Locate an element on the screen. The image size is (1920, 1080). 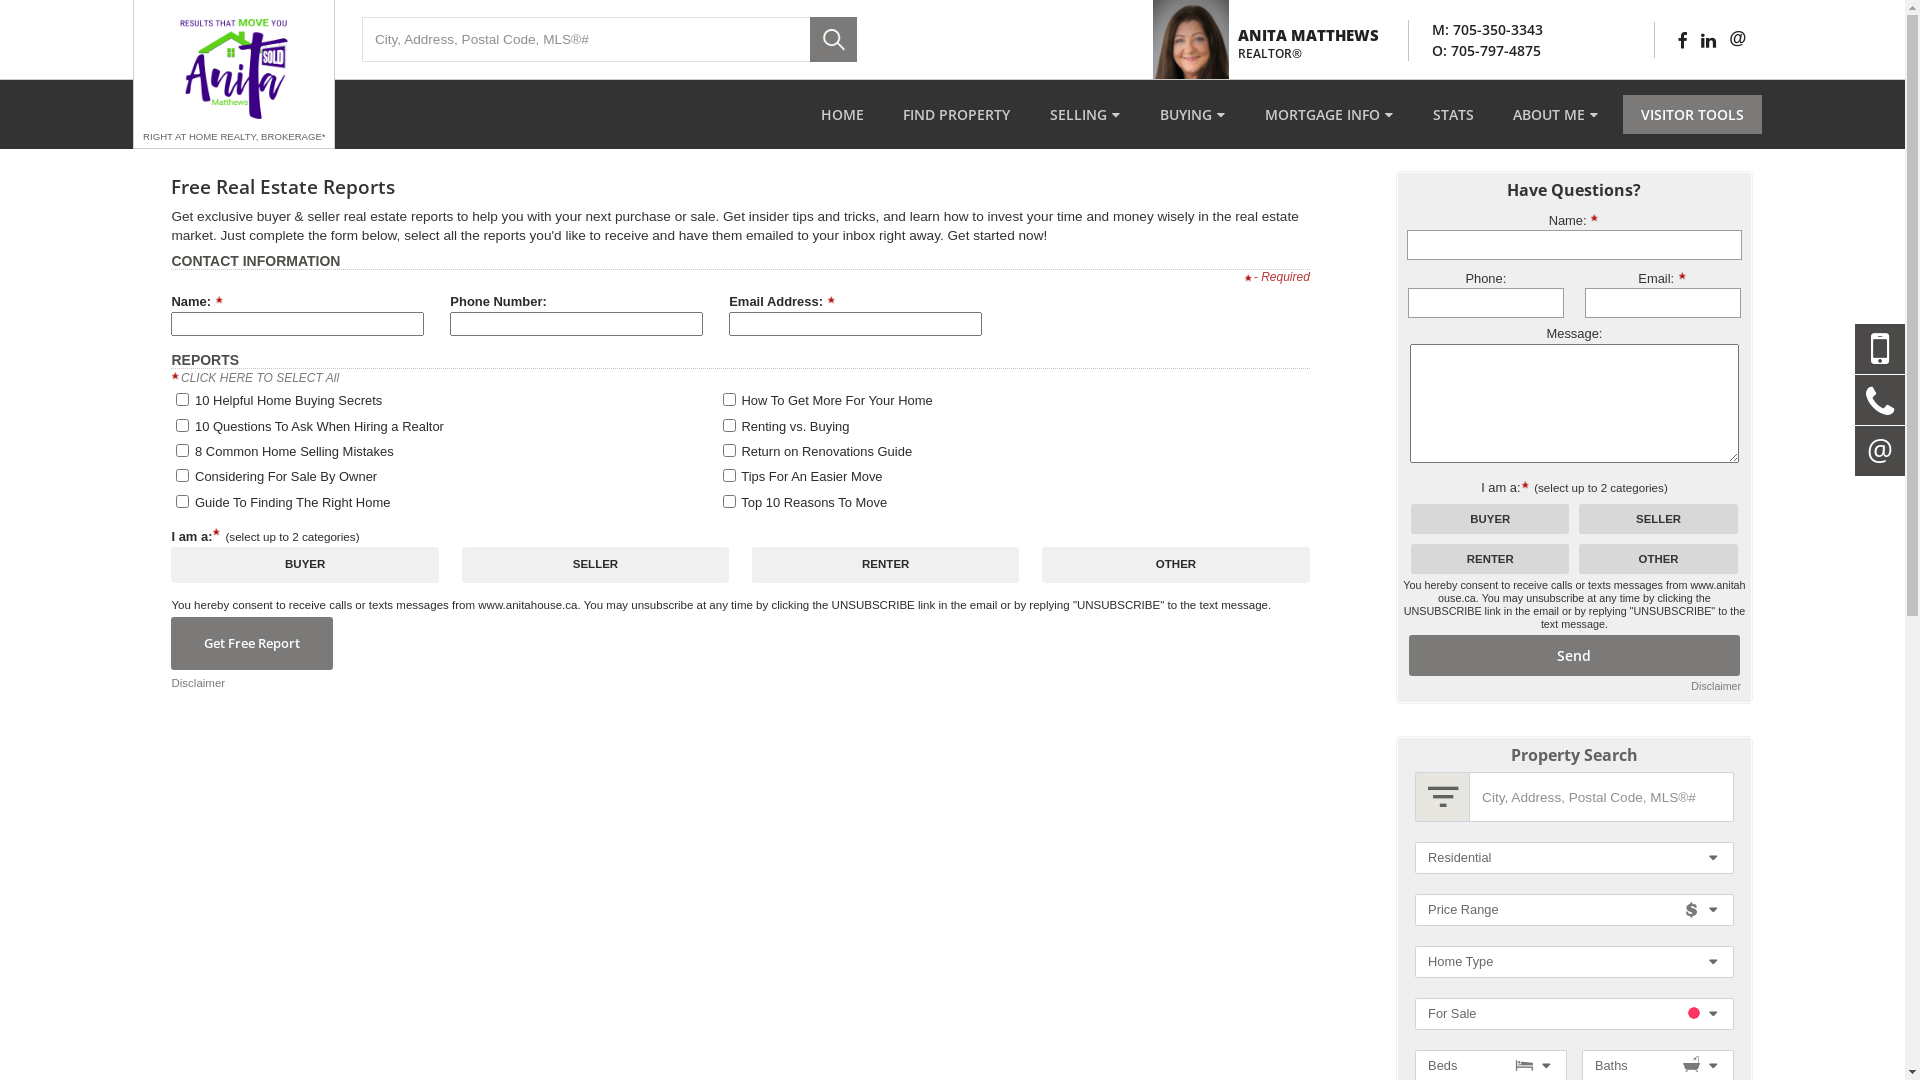
'Search by' is located at coordinates (1442, 796).